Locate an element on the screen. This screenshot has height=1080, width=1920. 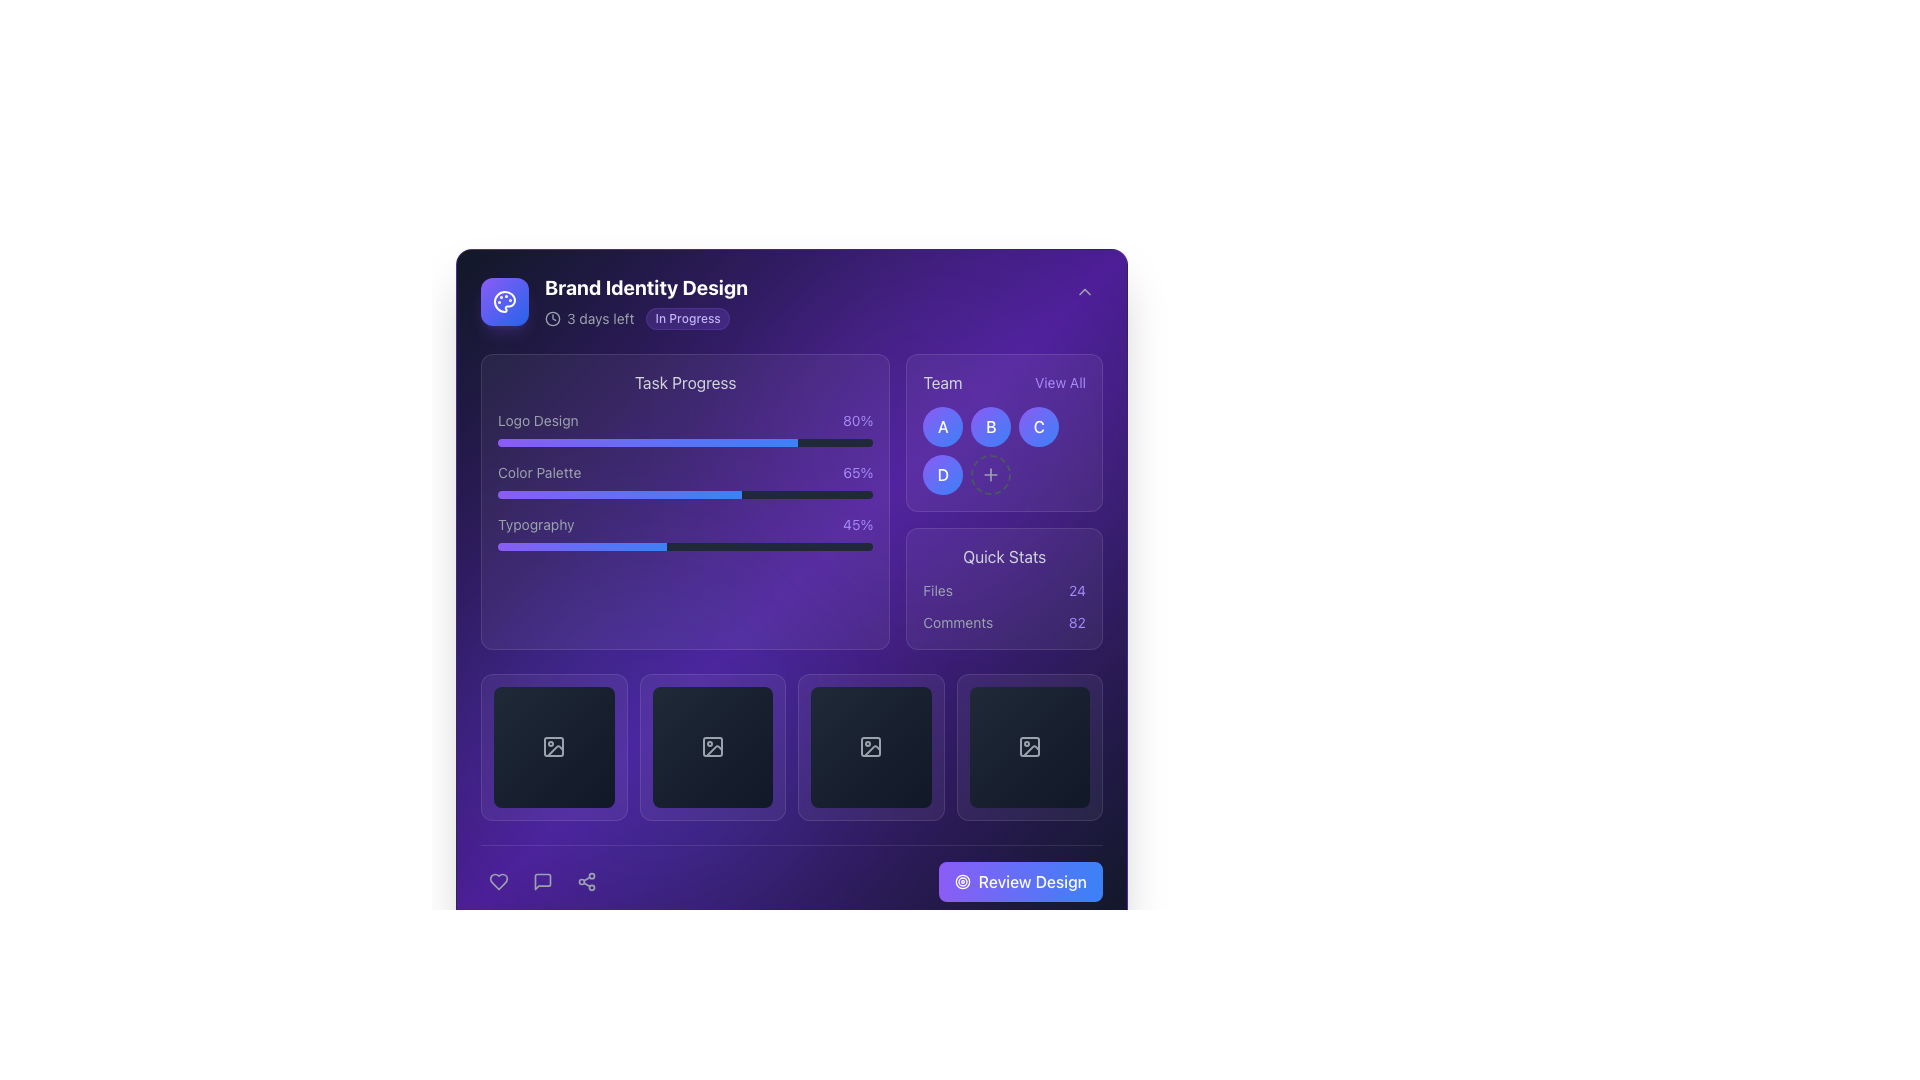
the first circular button-like UI component representing a team member in the 'Team' section, located at the top-left corner among four similar elements is located at coordinates (942, 426).